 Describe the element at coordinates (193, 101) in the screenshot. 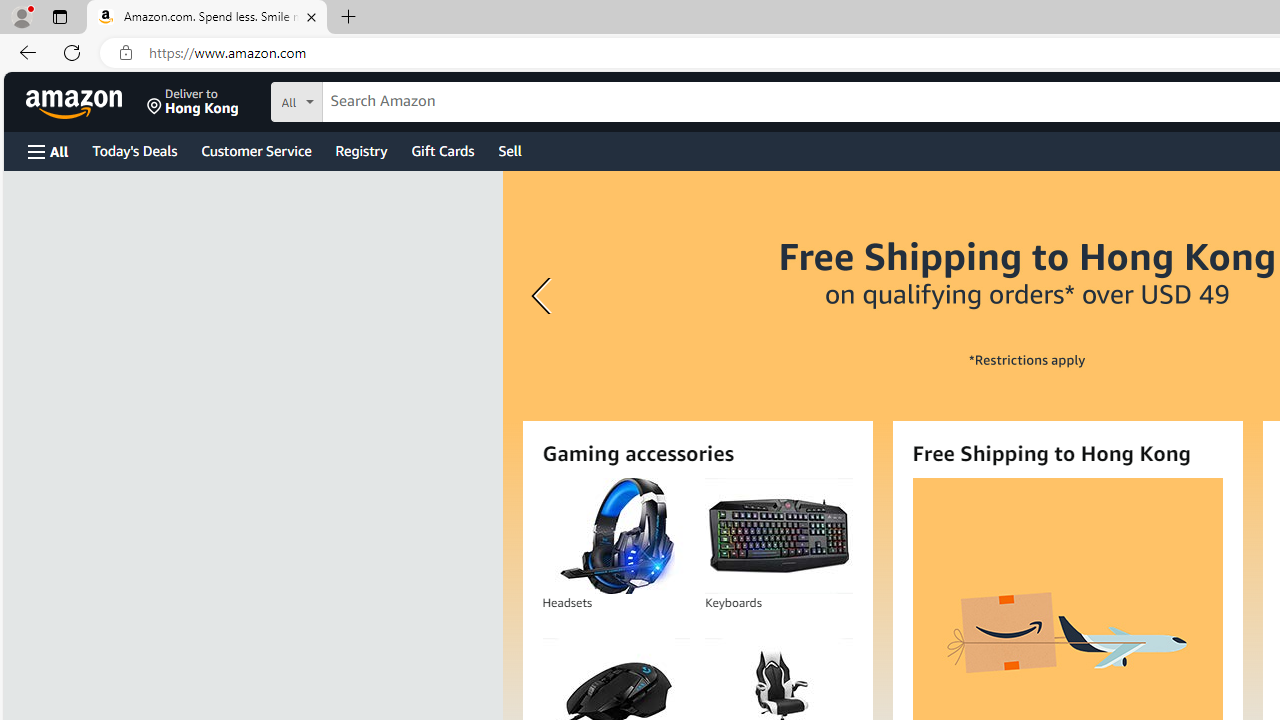

I see `'Deliver to Hong Kong'` at that location.